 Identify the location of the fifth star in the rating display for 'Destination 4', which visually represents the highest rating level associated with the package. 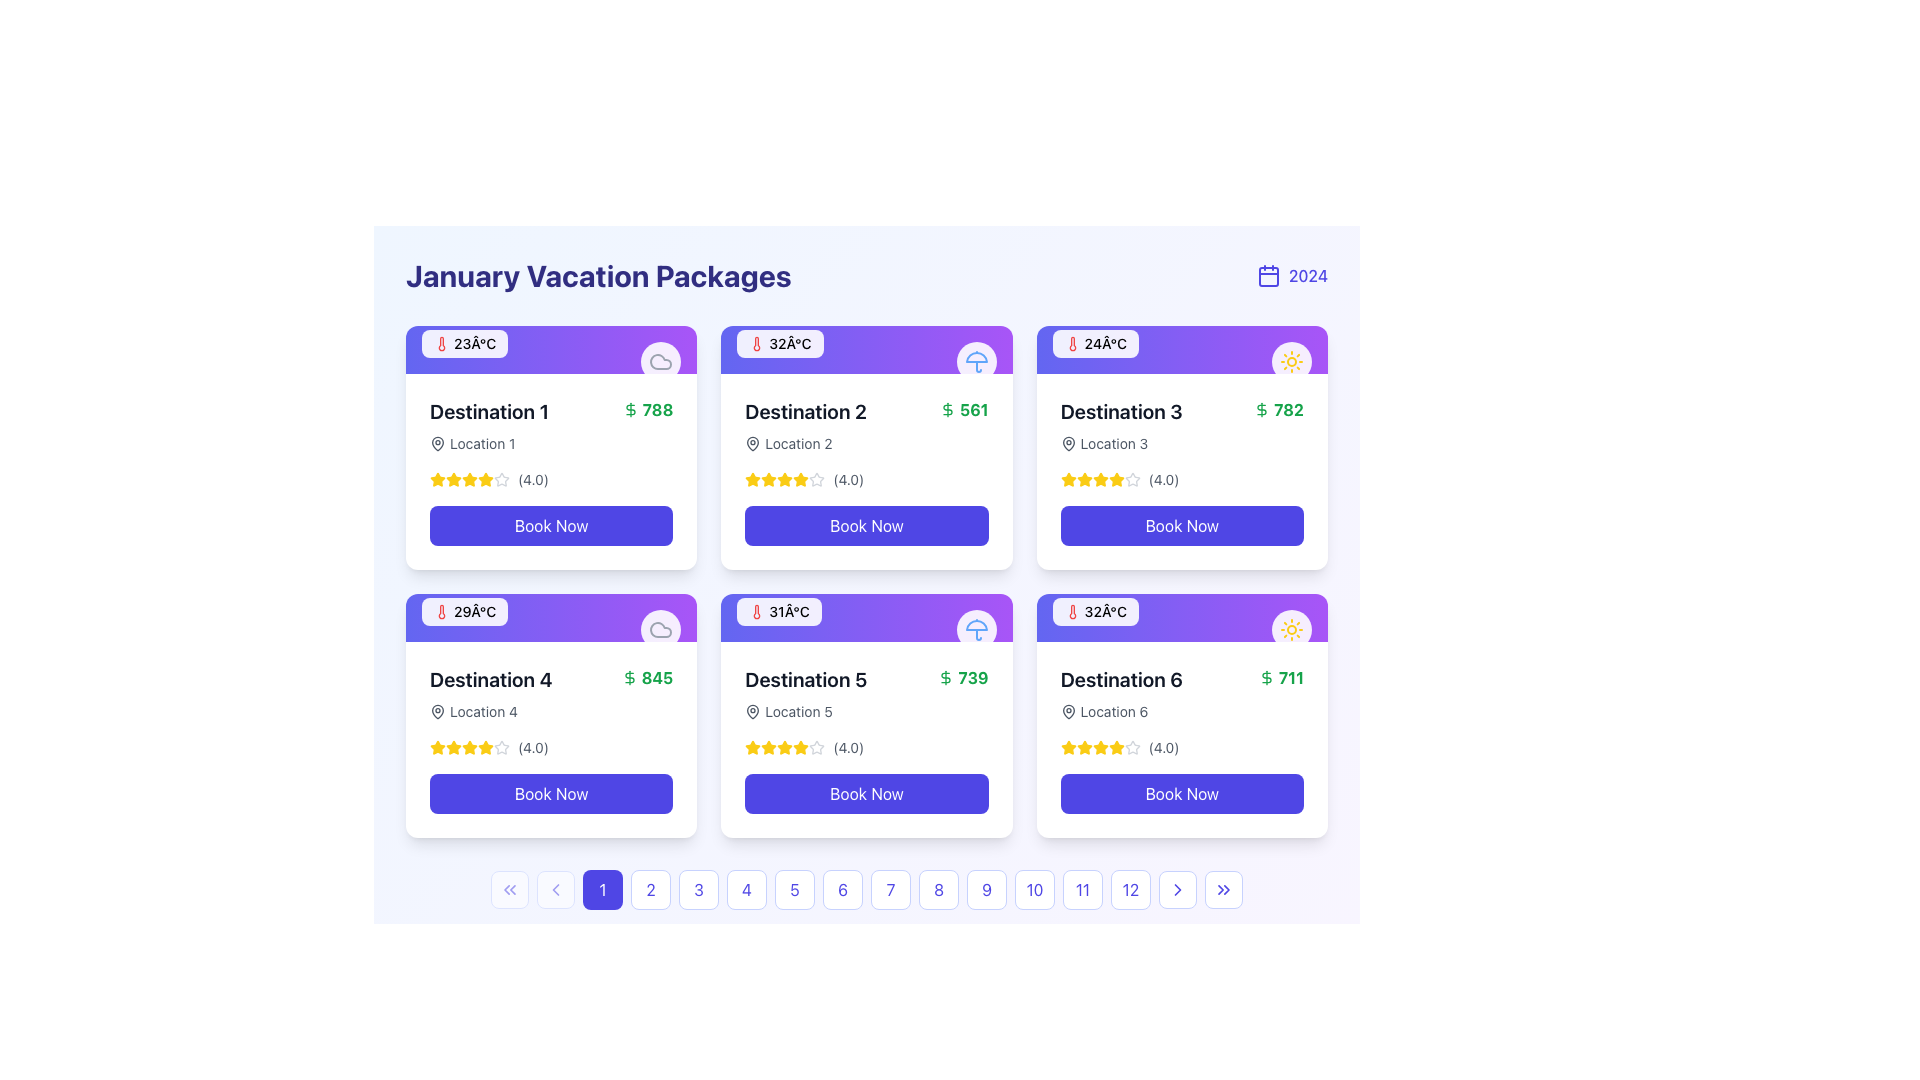
(469, 748).